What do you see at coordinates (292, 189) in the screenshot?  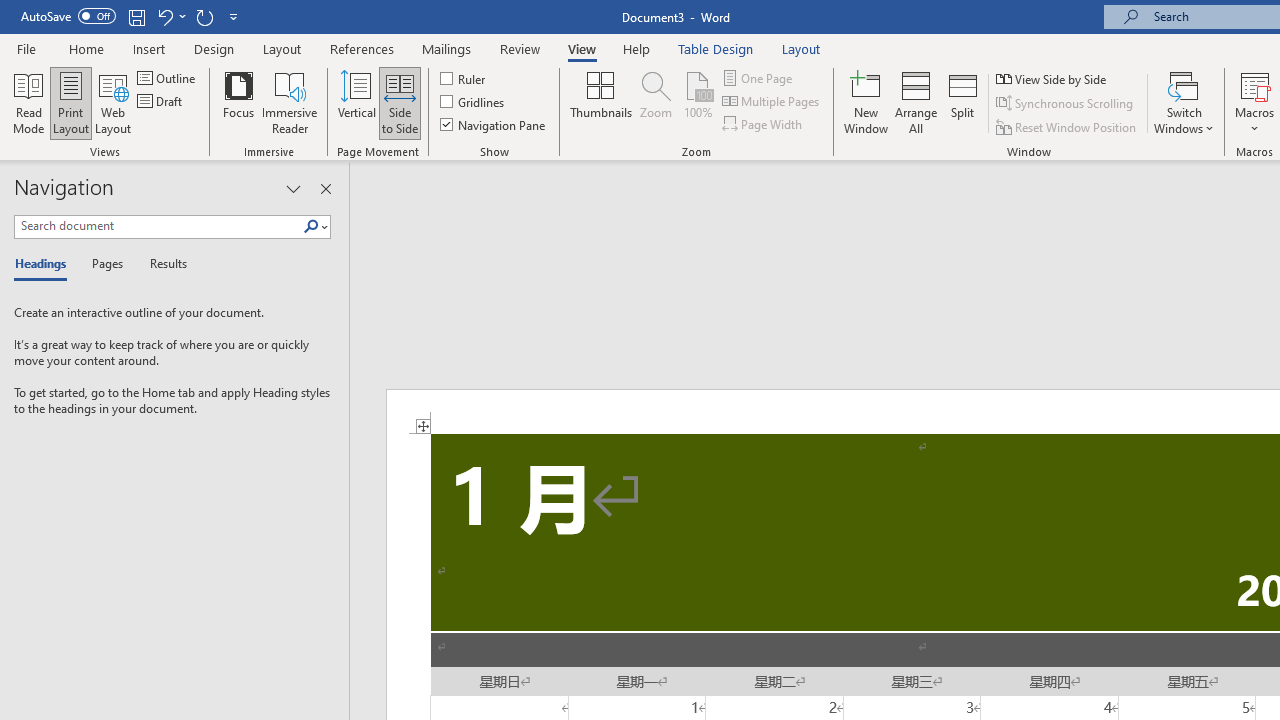 I see `'Task Pane Options'` at bounding box center [292, 189].